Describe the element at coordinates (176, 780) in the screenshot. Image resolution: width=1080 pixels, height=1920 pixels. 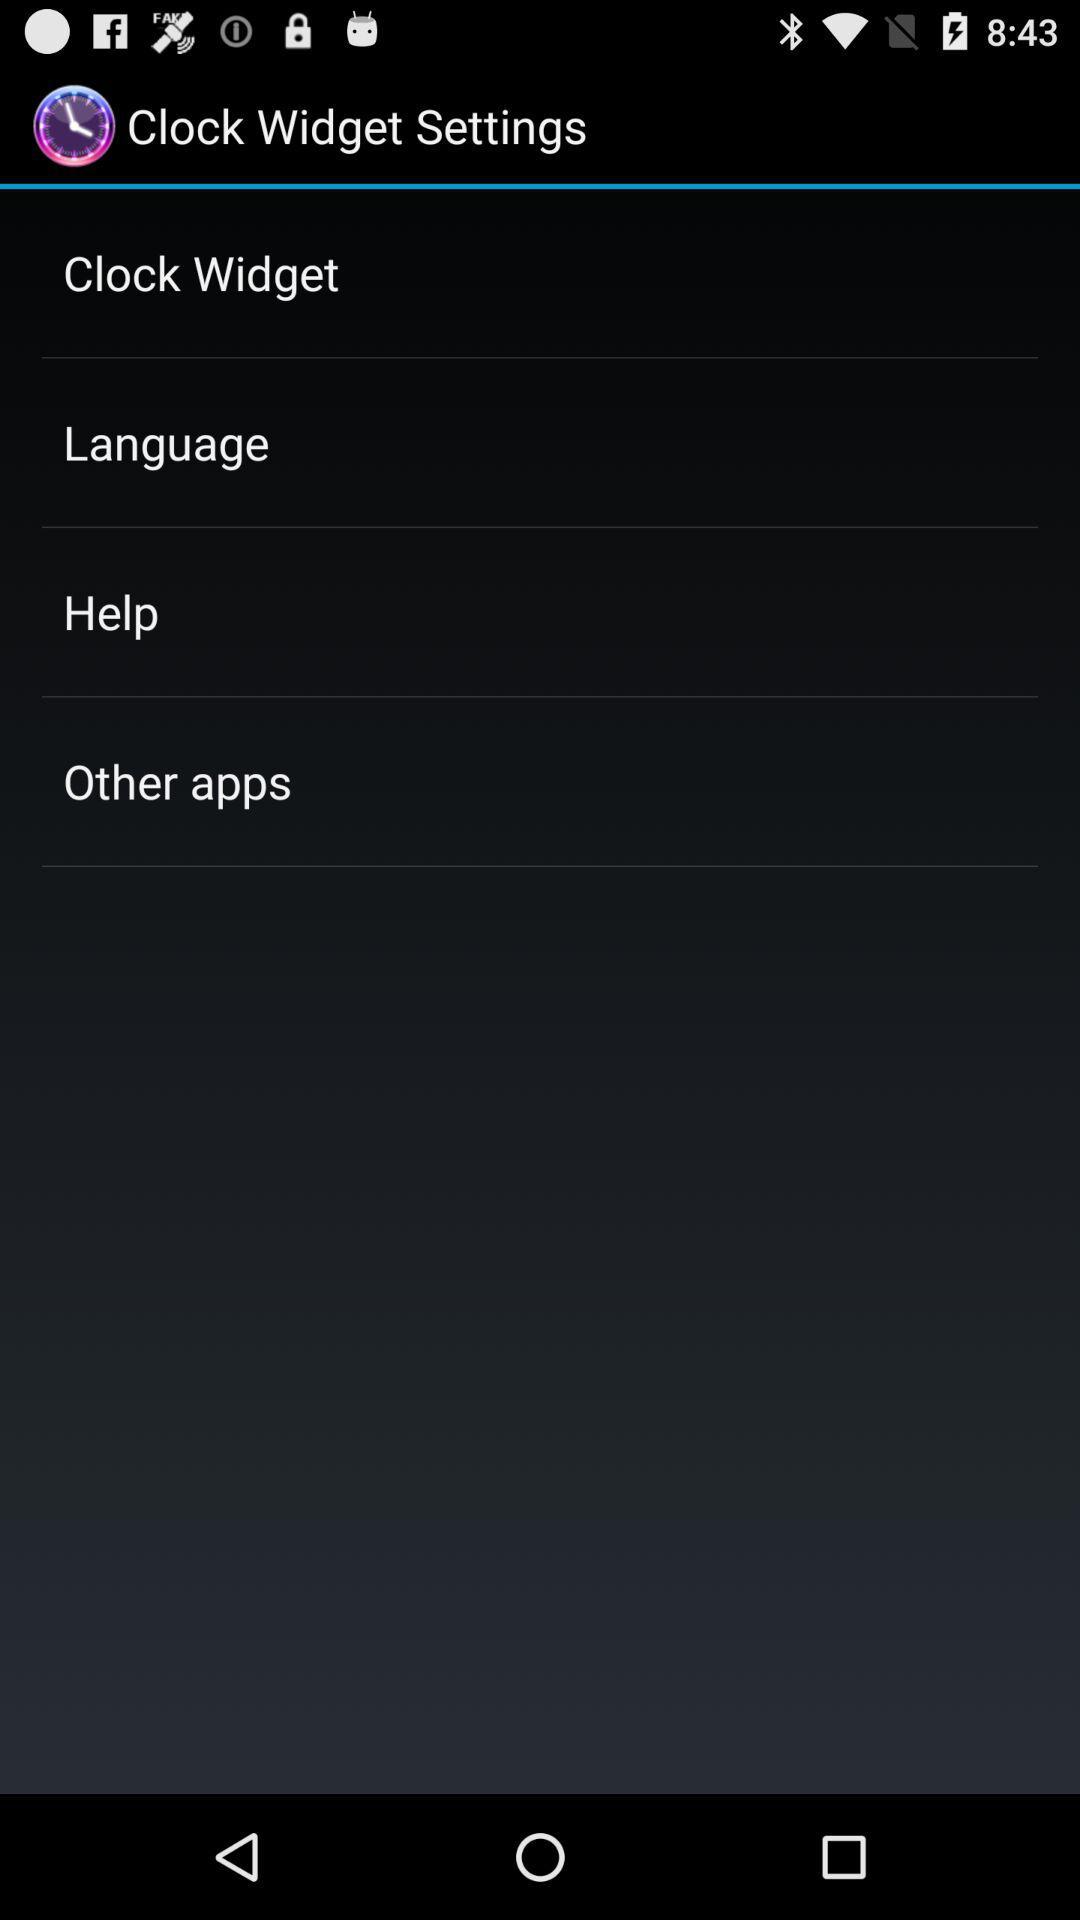
I see `item below help item` at that location.